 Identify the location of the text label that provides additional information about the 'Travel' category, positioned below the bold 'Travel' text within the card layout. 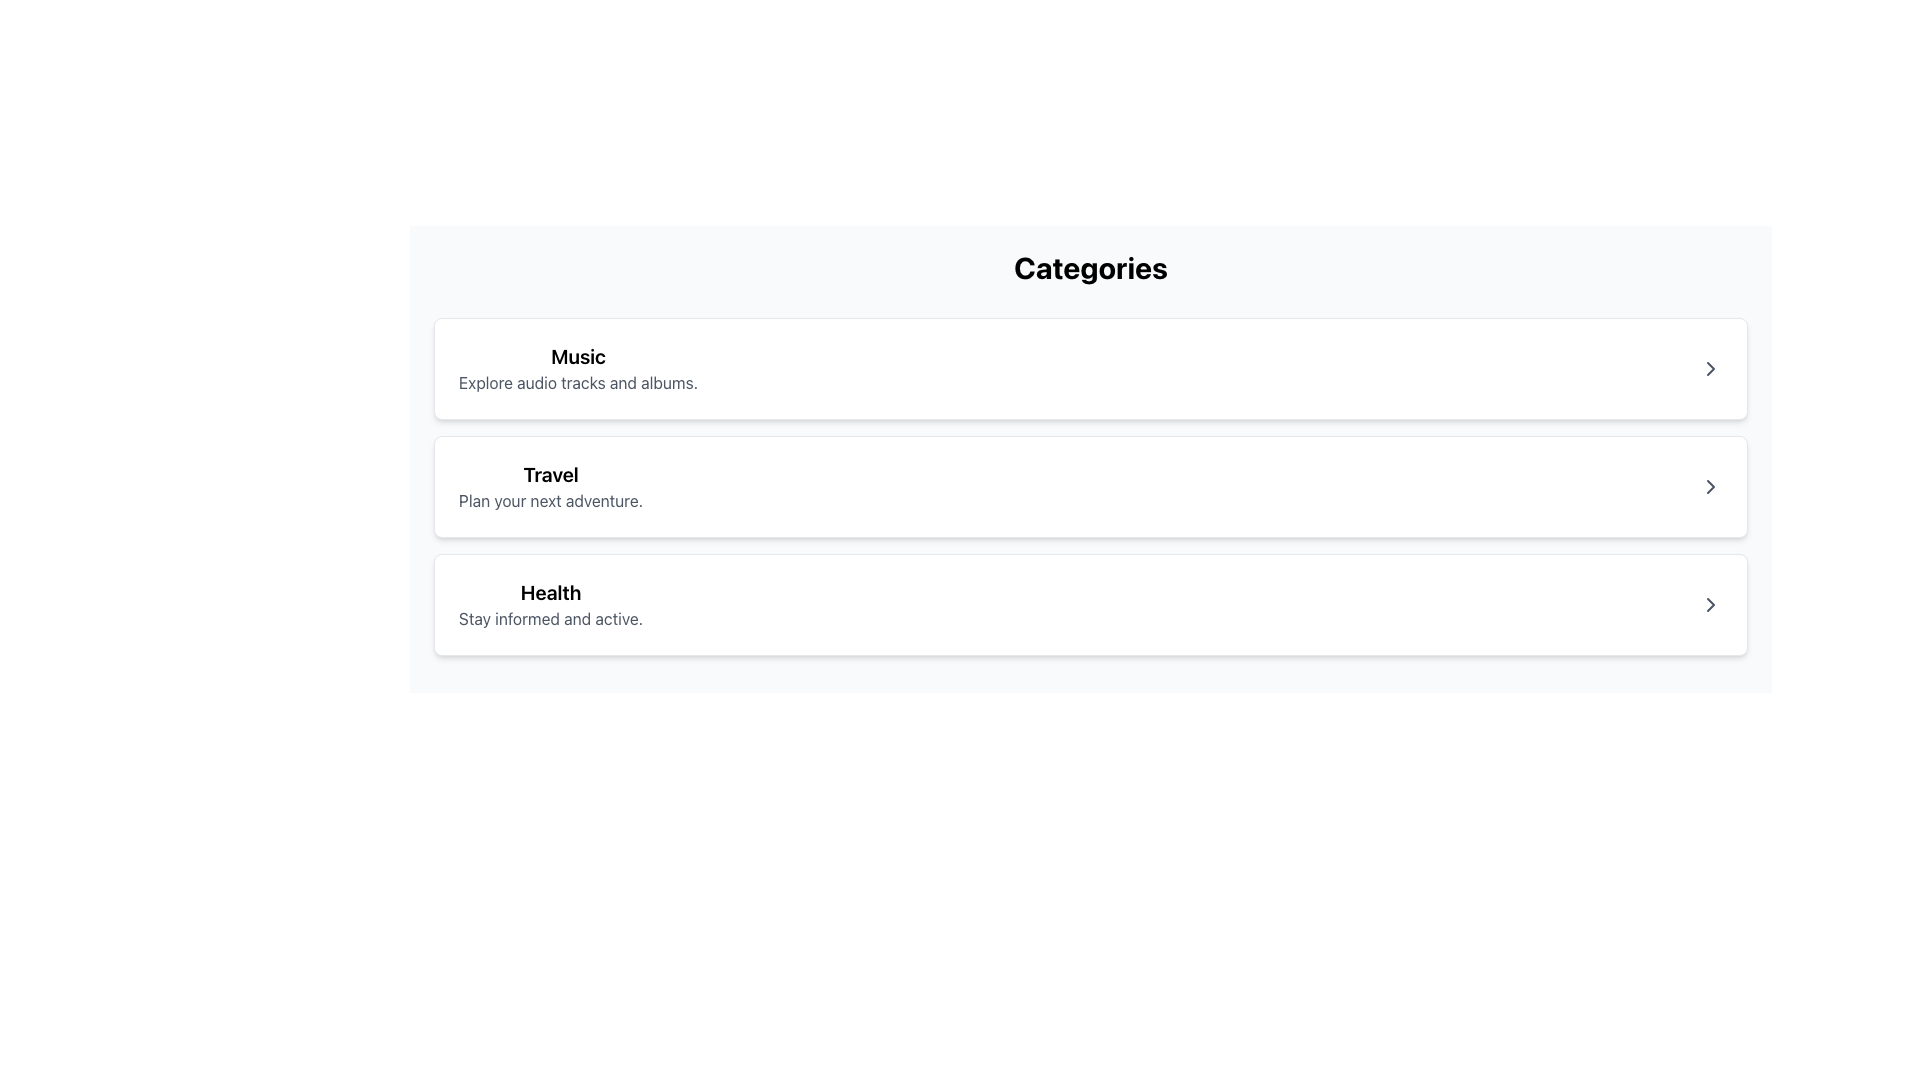
(551, 500).